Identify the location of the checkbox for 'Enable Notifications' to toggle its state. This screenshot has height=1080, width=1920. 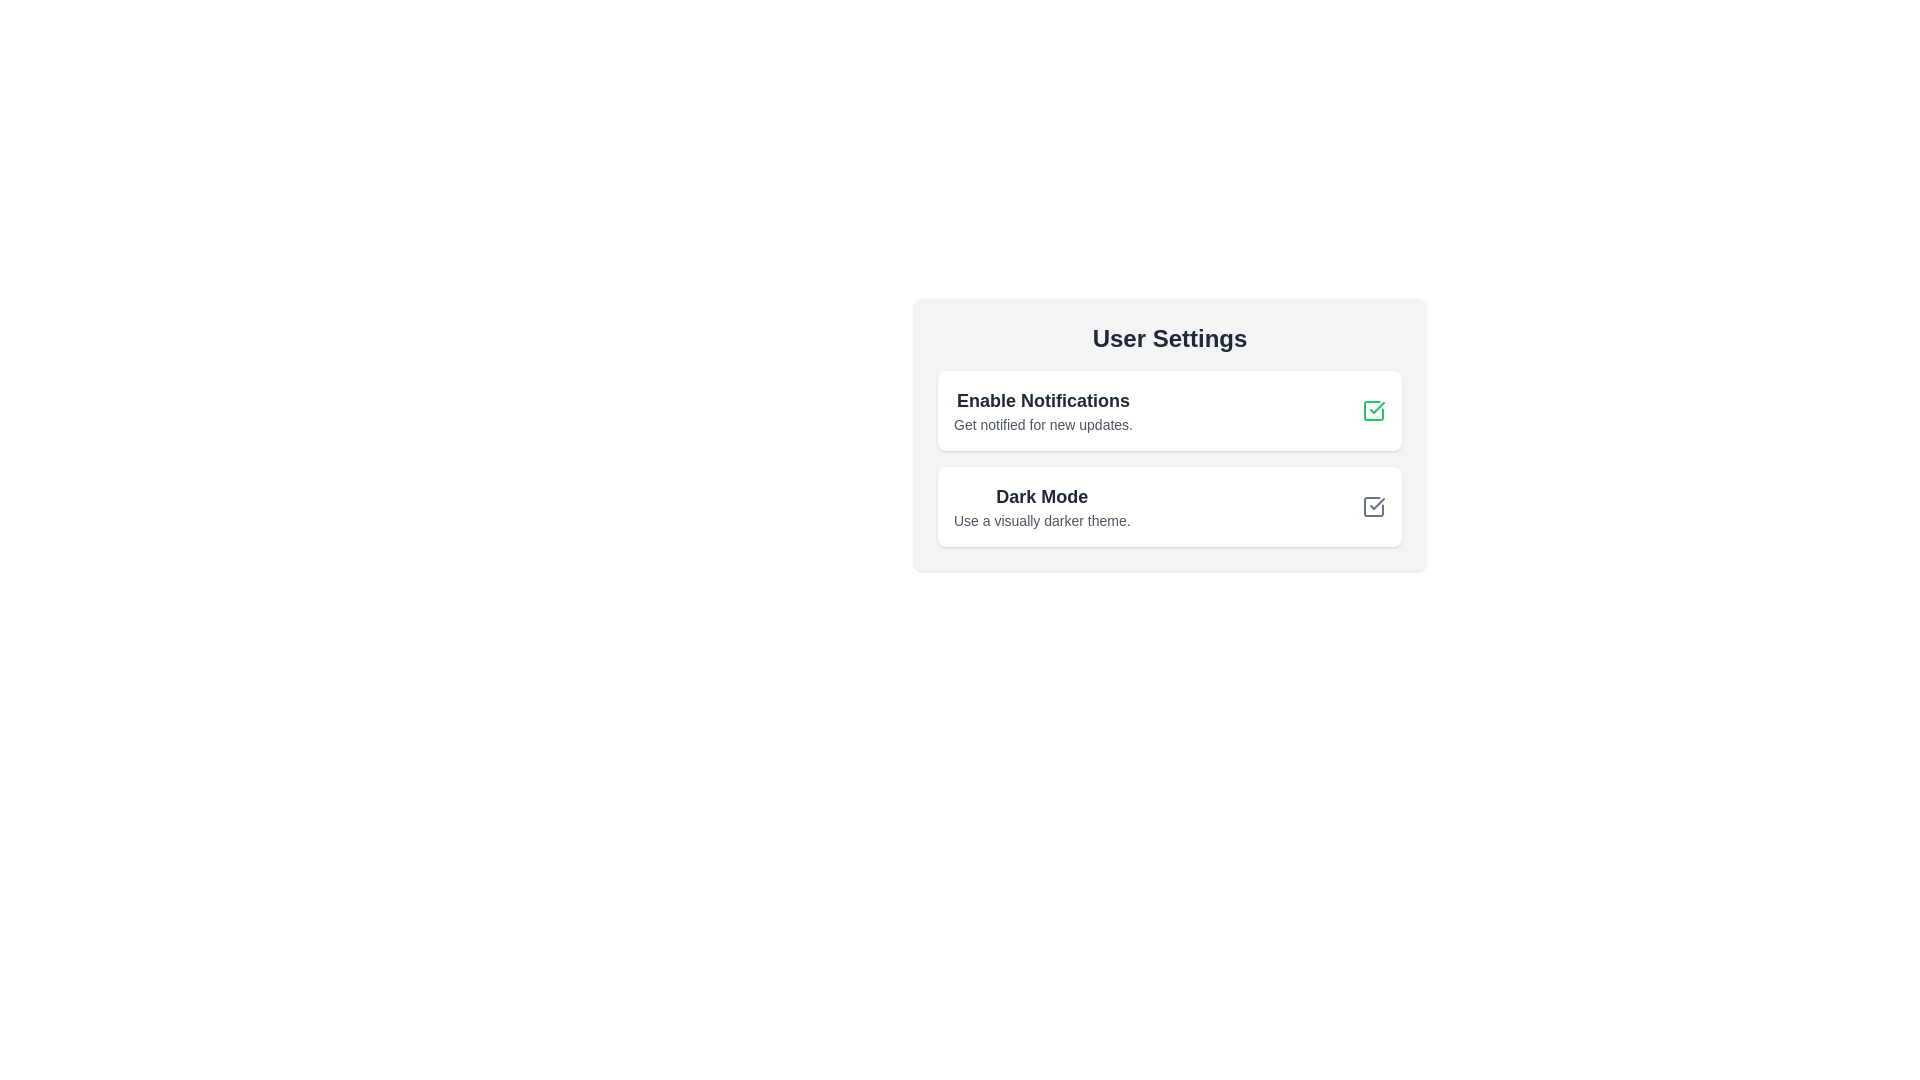
(1372, 410).